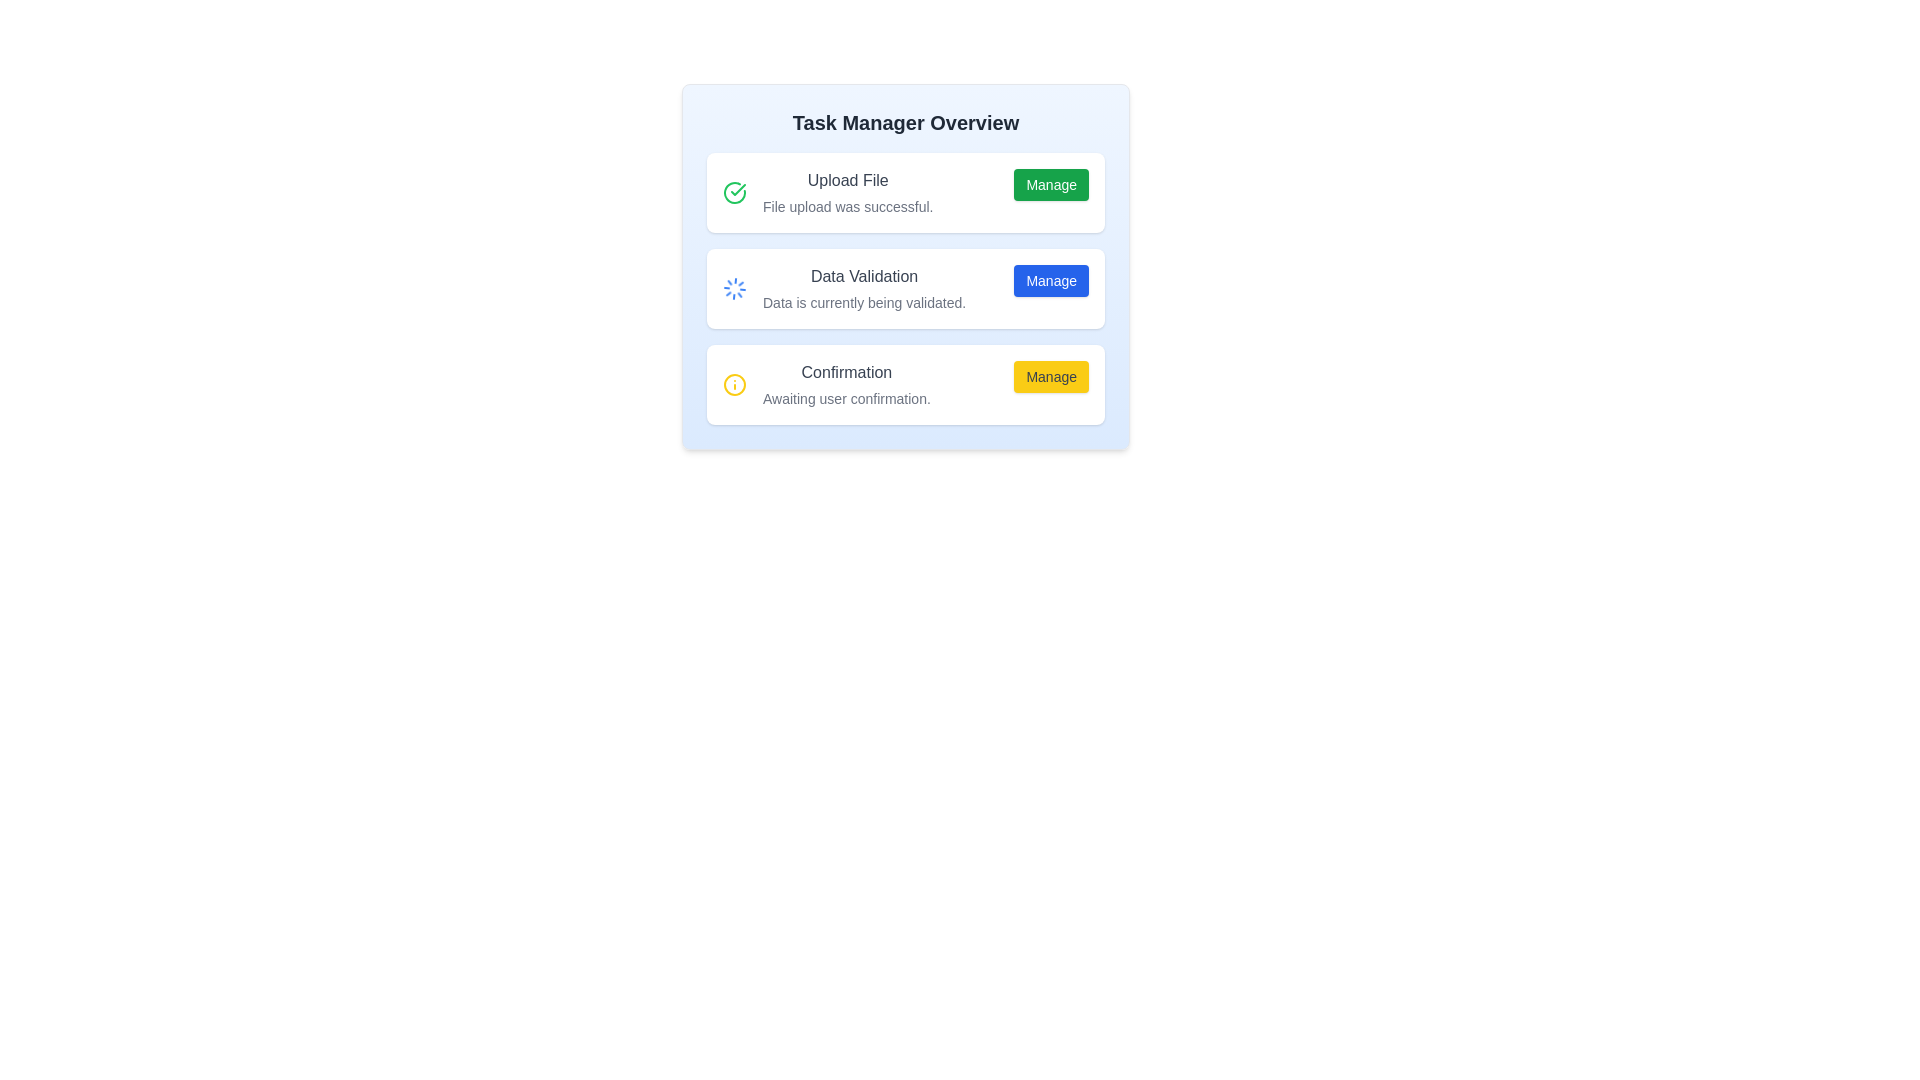 The width and height of the screenshot is (1920, 1080). Describe the element at coordinates (733, 192) in the screenshot. I see `the graphical icon that indicates successful completion of the upload process, located to the left of the 'Upload File' text in the topmost rectangle of the interface` at that location.